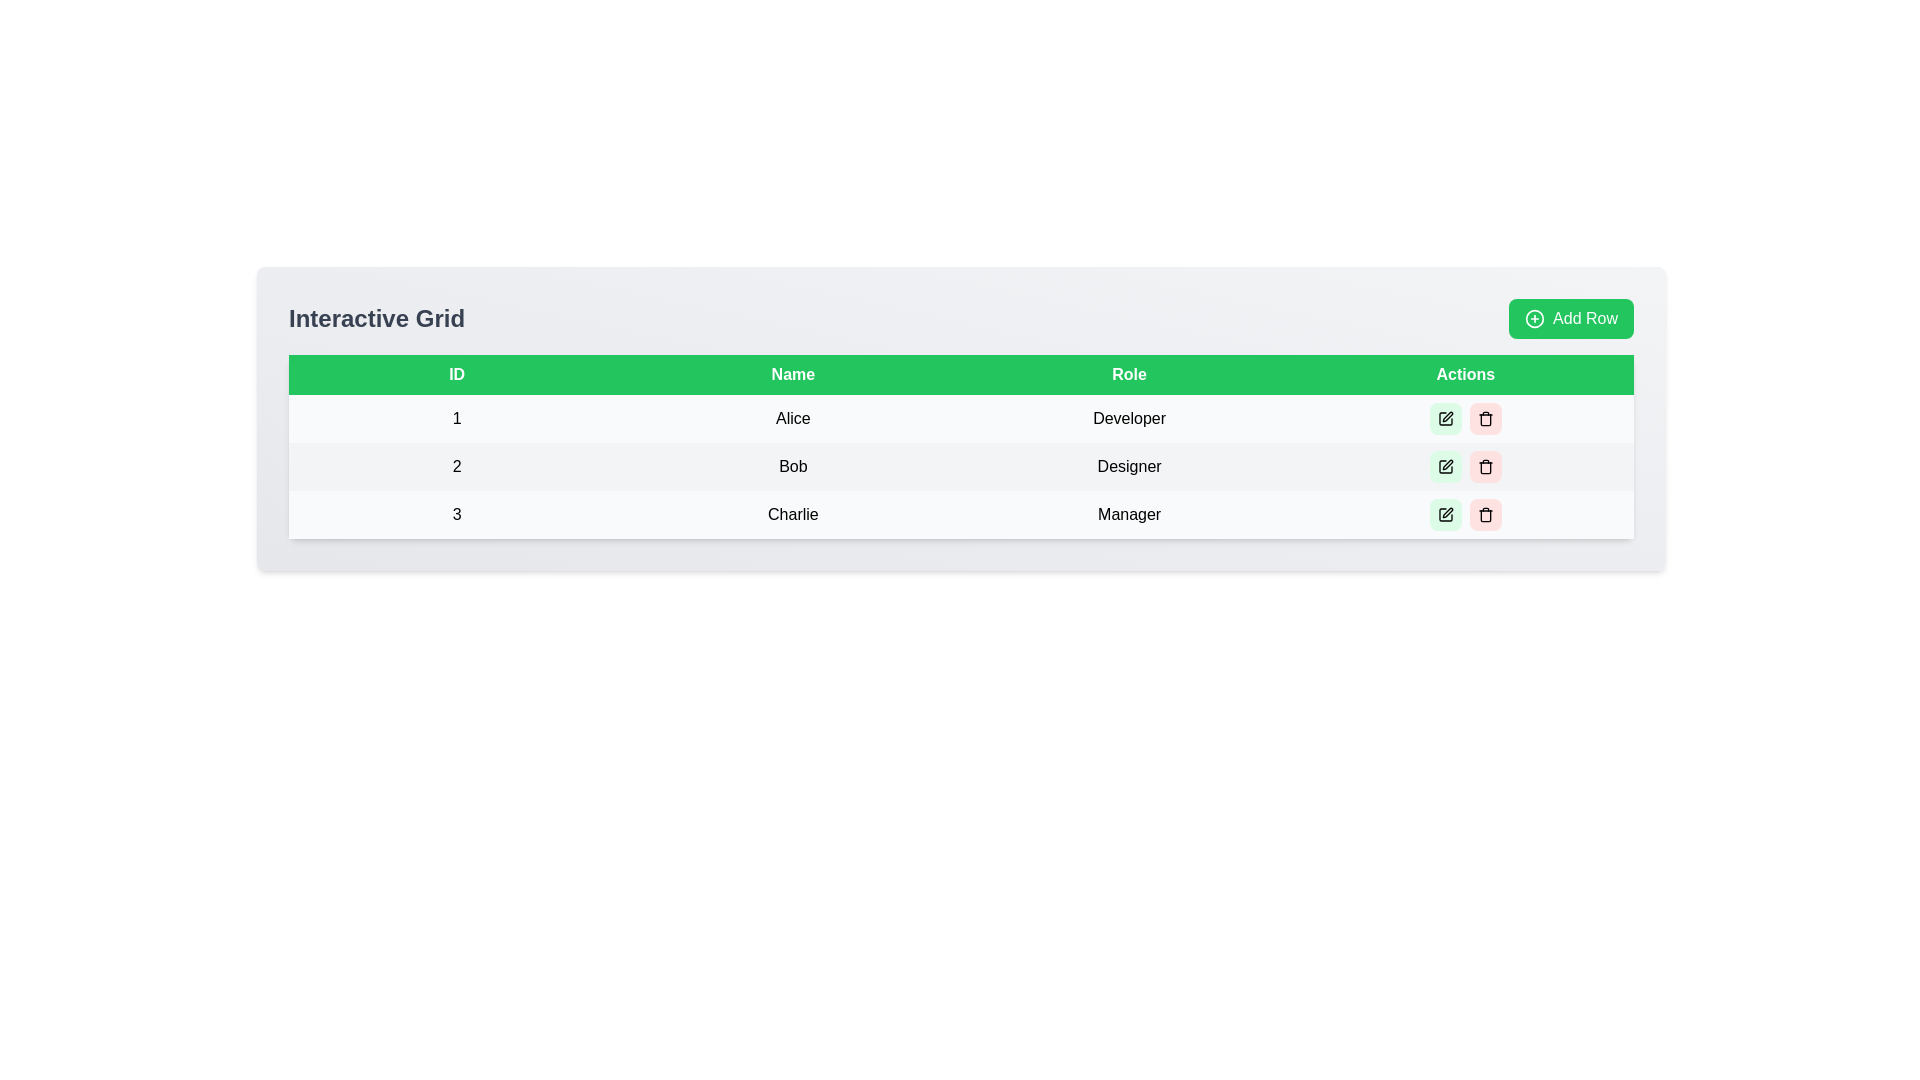  Describe the element at coordinates (456, 374) in the screenshot. I see `text content of the Table Header Cell labeled 'ID', which is a green rectangular cell with white bold text located at the top-left of the table header row` at that location.